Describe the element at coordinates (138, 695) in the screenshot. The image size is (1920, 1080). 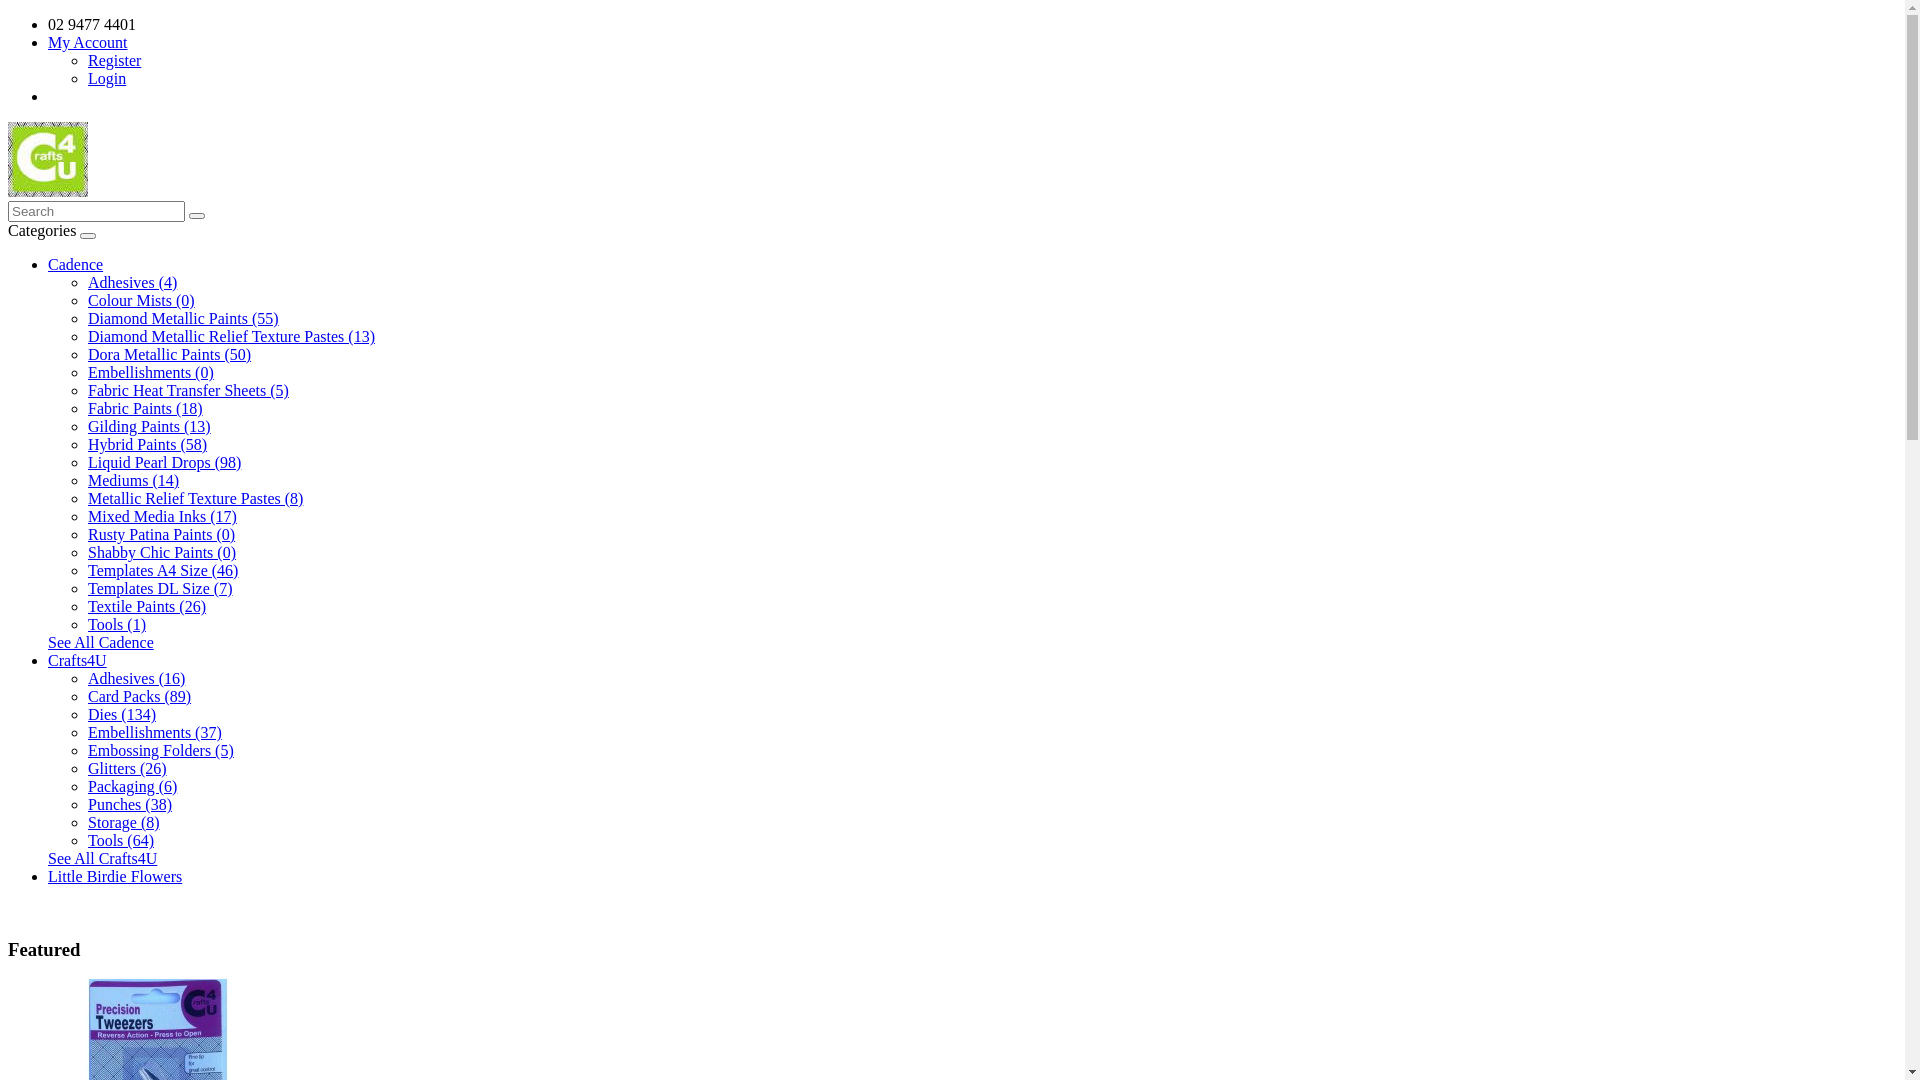
I see `'Card Packs (89)'` at that location.